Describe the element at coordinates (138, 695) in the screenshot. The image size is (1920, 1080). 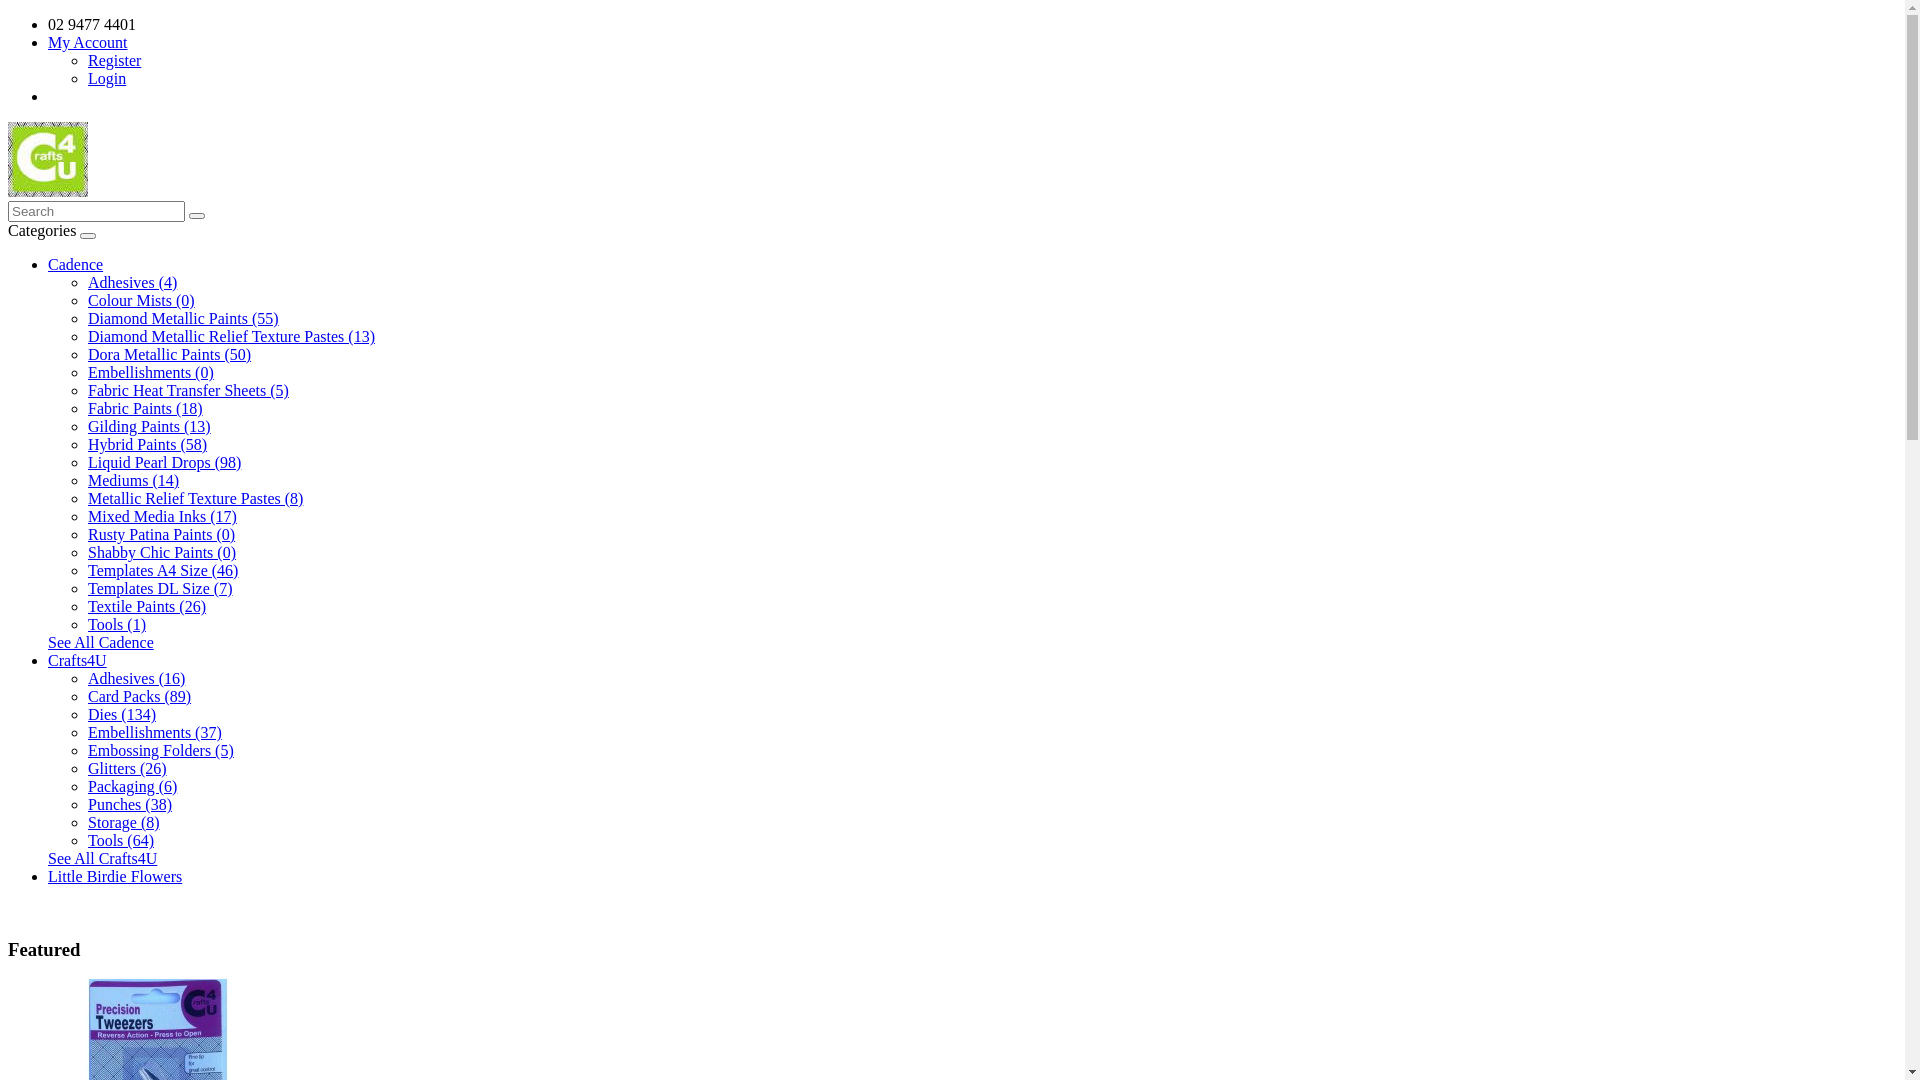
I see `'Card Packs (89)'` at that location.